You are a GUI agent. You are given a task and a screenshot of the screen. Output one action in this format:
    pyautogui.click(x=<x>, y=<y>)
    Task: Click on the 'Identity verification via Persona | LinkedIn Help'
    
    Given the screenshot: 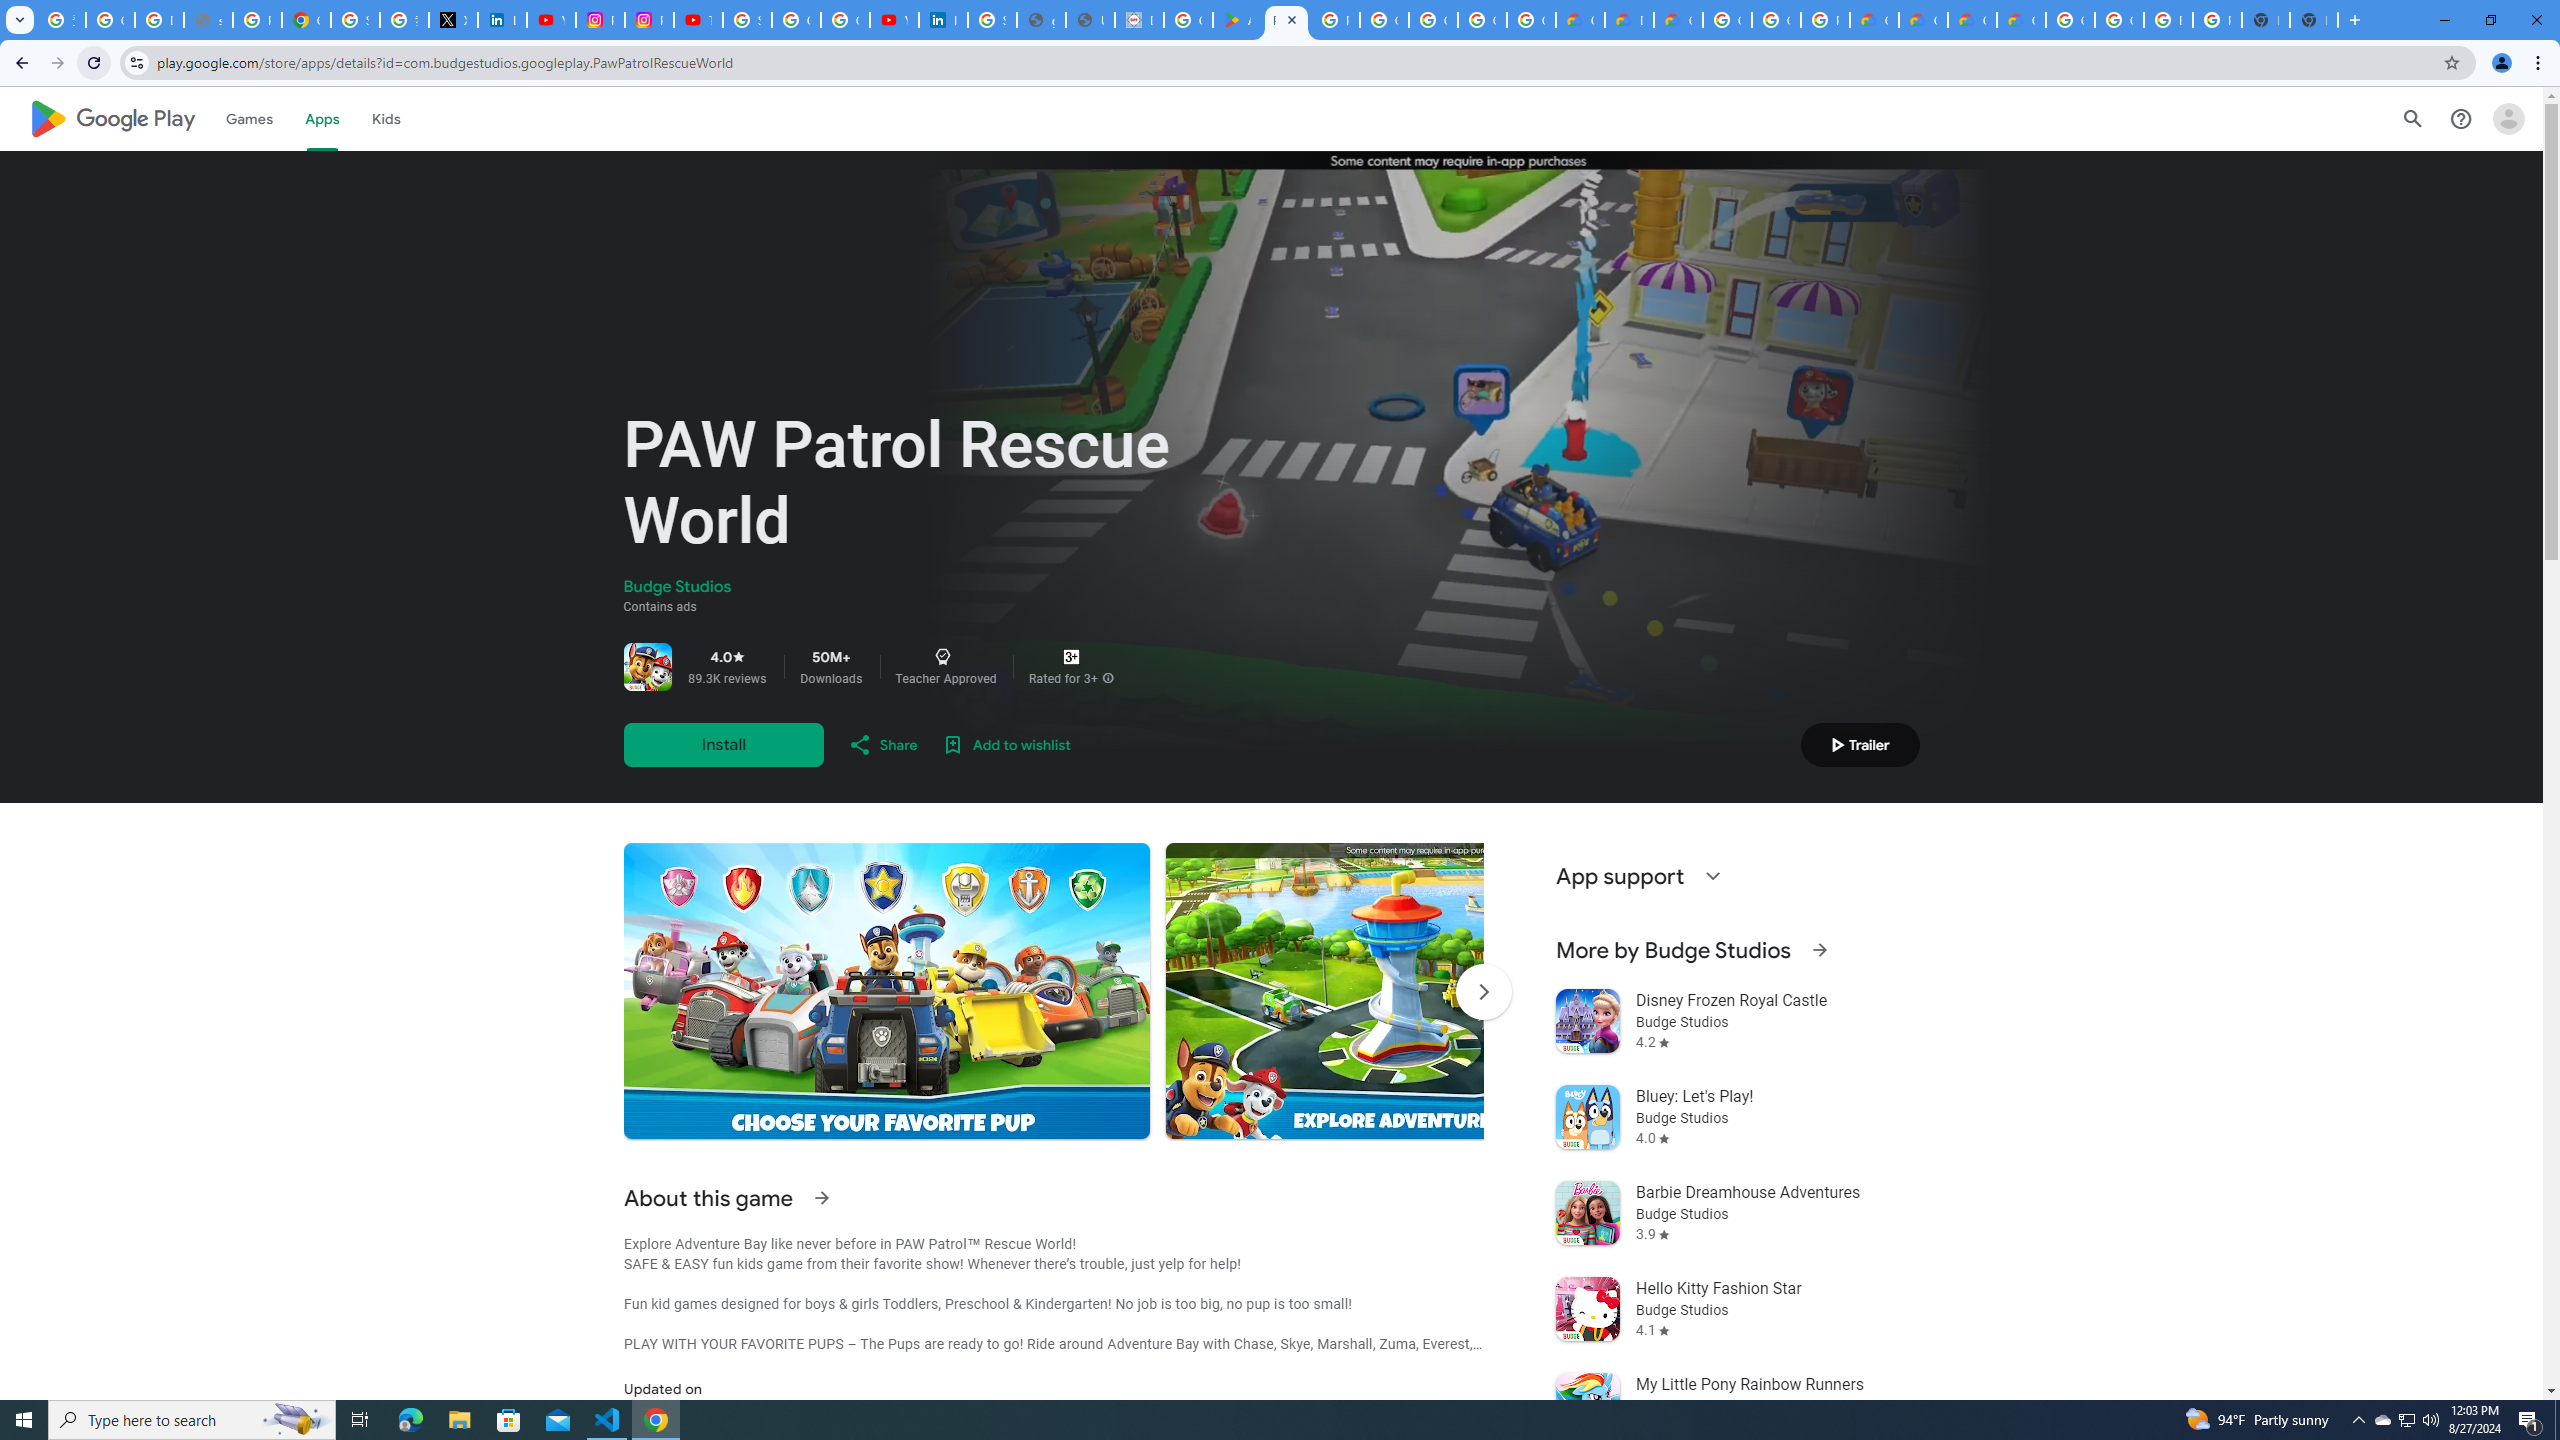 What is the action you would take?
    pyautogui.click(x=942, y=19)
    